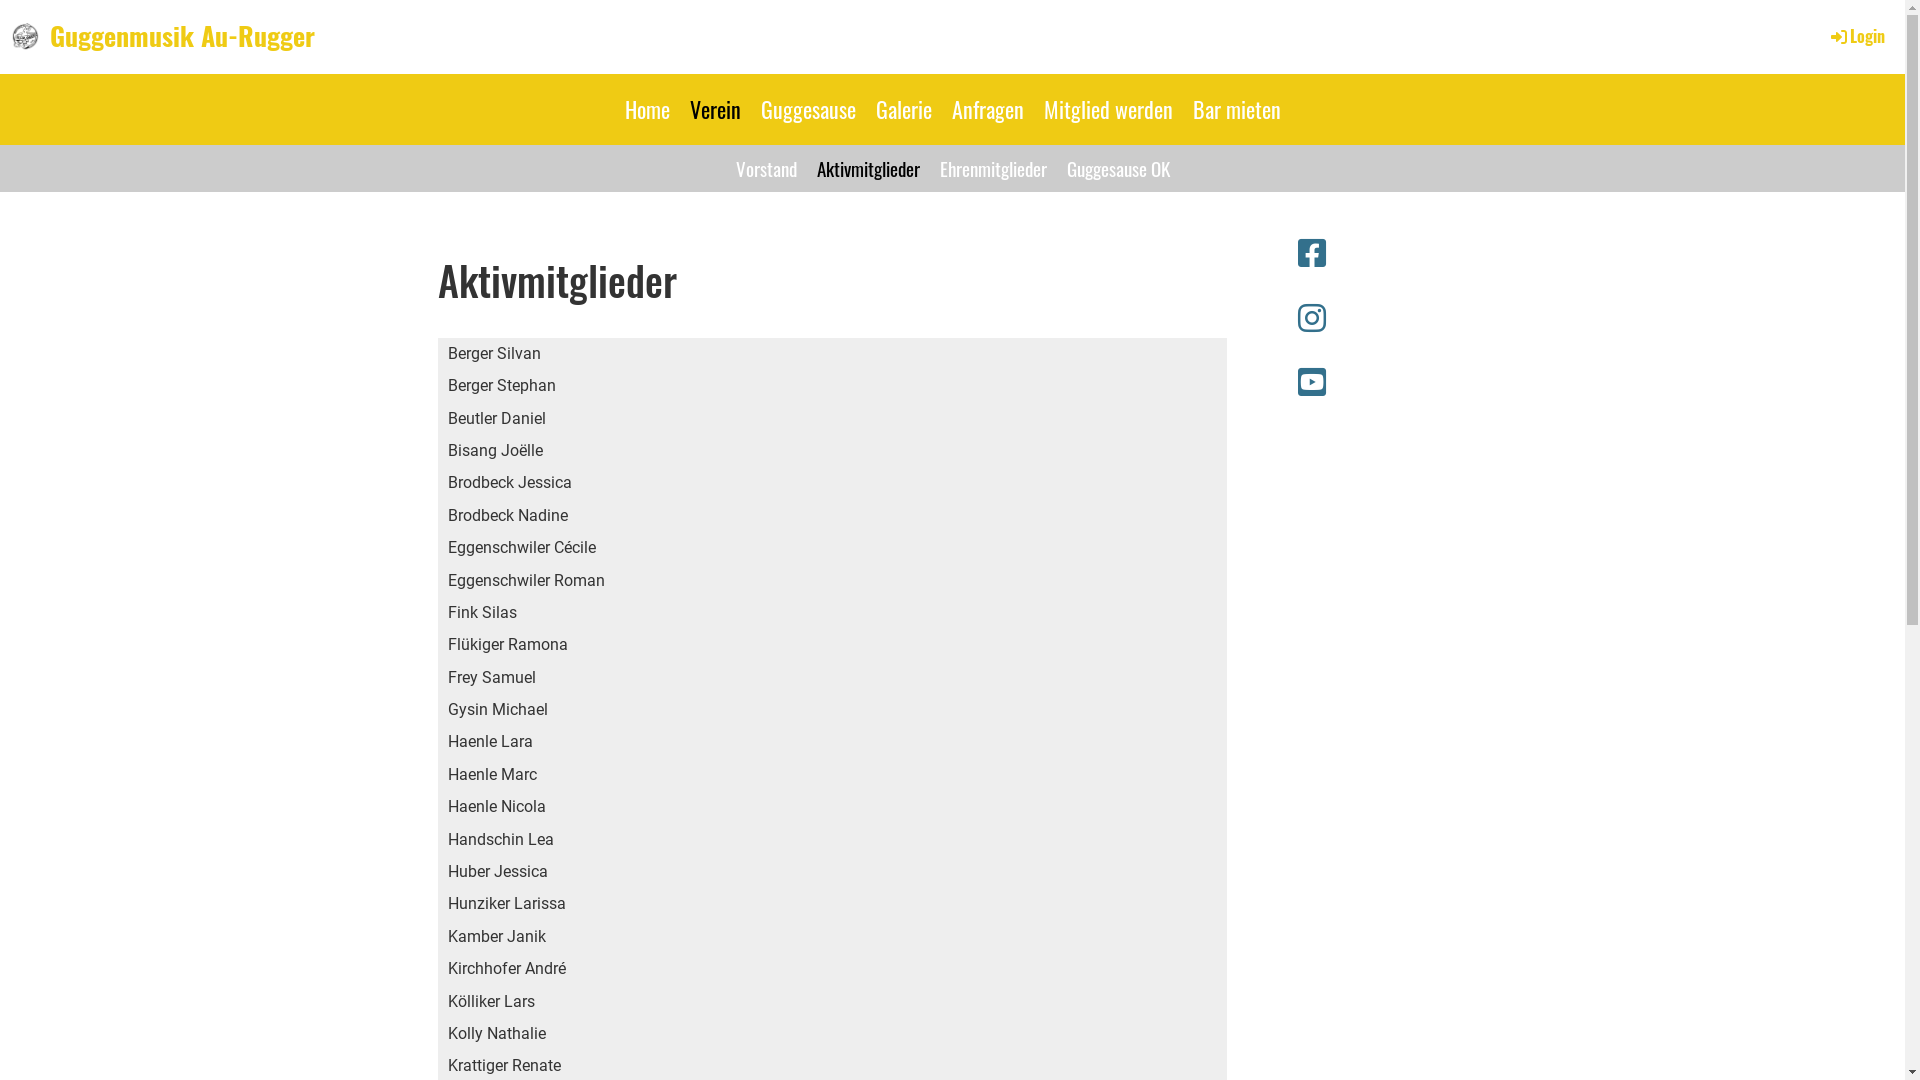 The height and width of the screenshot is (1080, 1920). What do you see at coordinates (1116, 167) in the screenshot?
I see `'Guggesause OK'` at bounding box center [1116, 167].